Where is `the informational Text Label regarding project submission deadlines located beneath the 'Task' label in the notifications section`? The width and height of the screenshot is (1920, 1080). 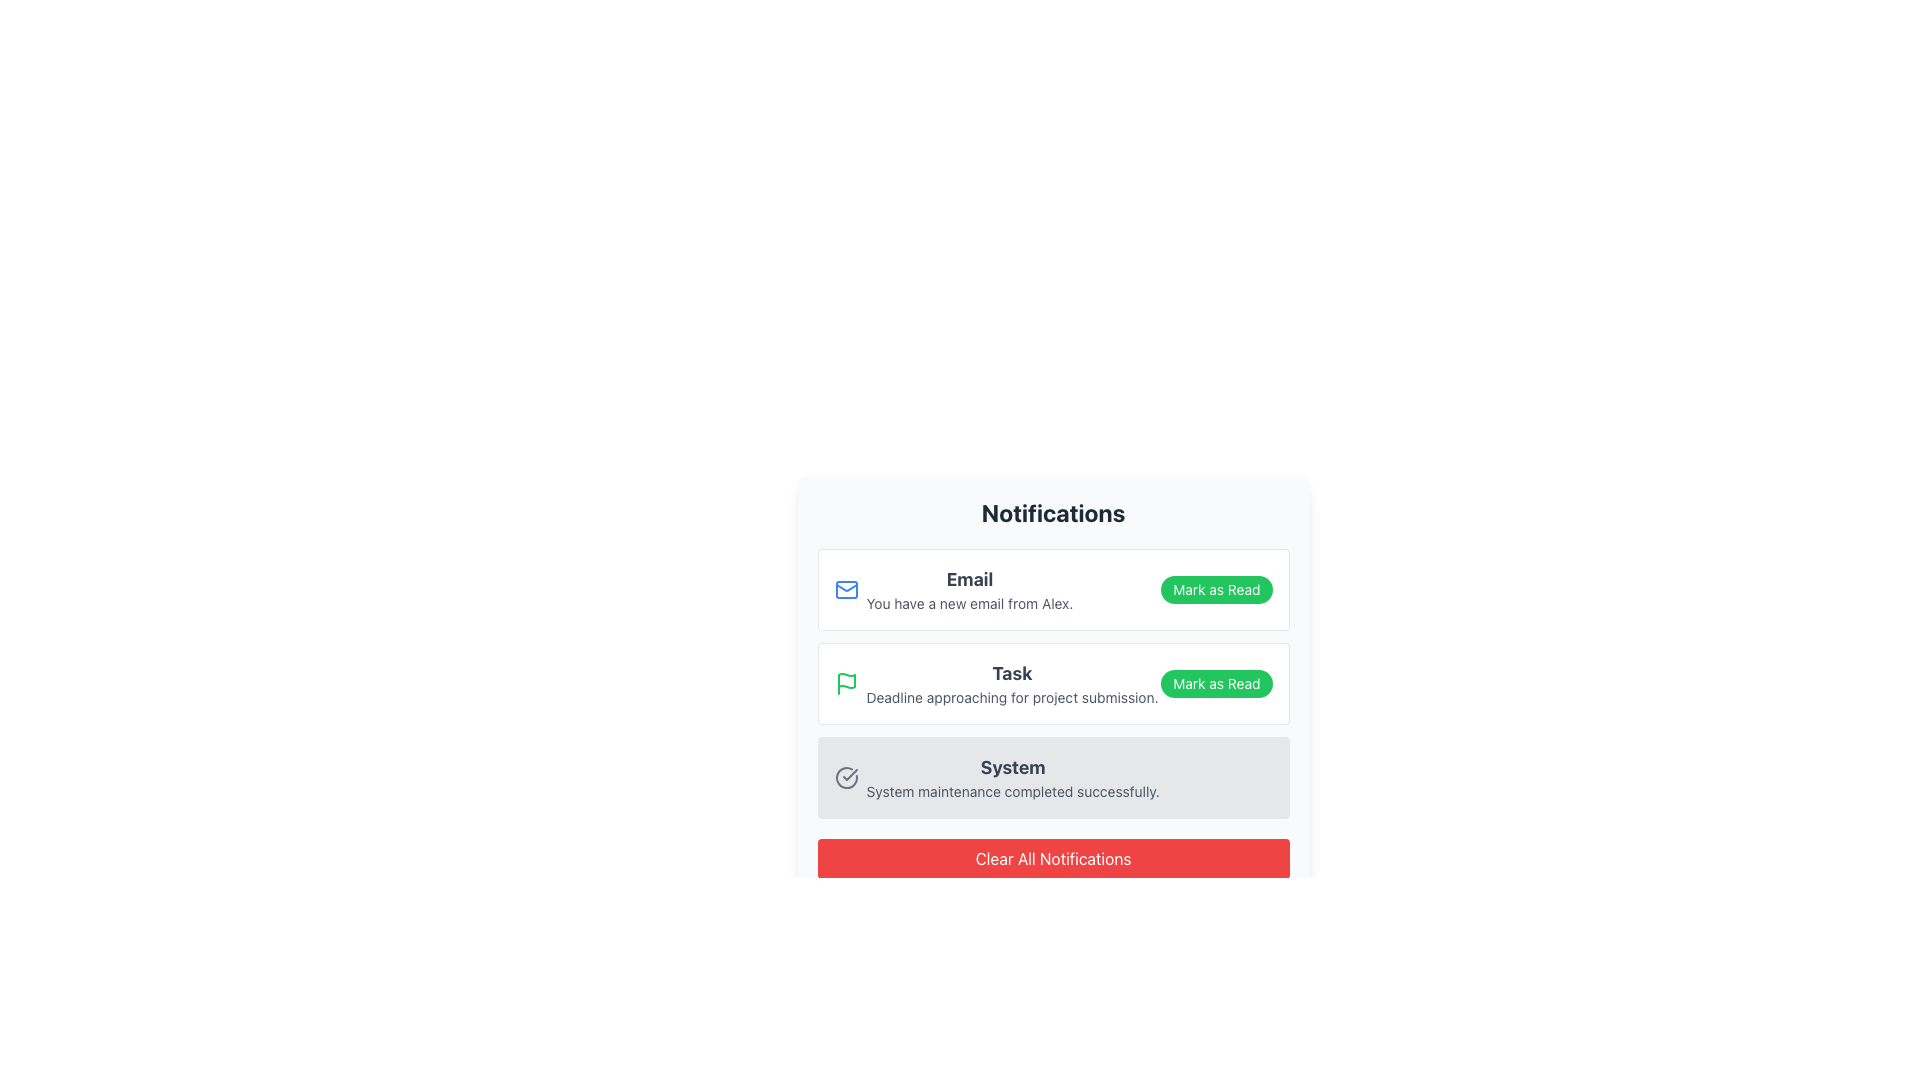
the informational Text Label regarding project submission deadlines located beneath the 'Task' label in the notifications section is located at coordinates (1012, 697).